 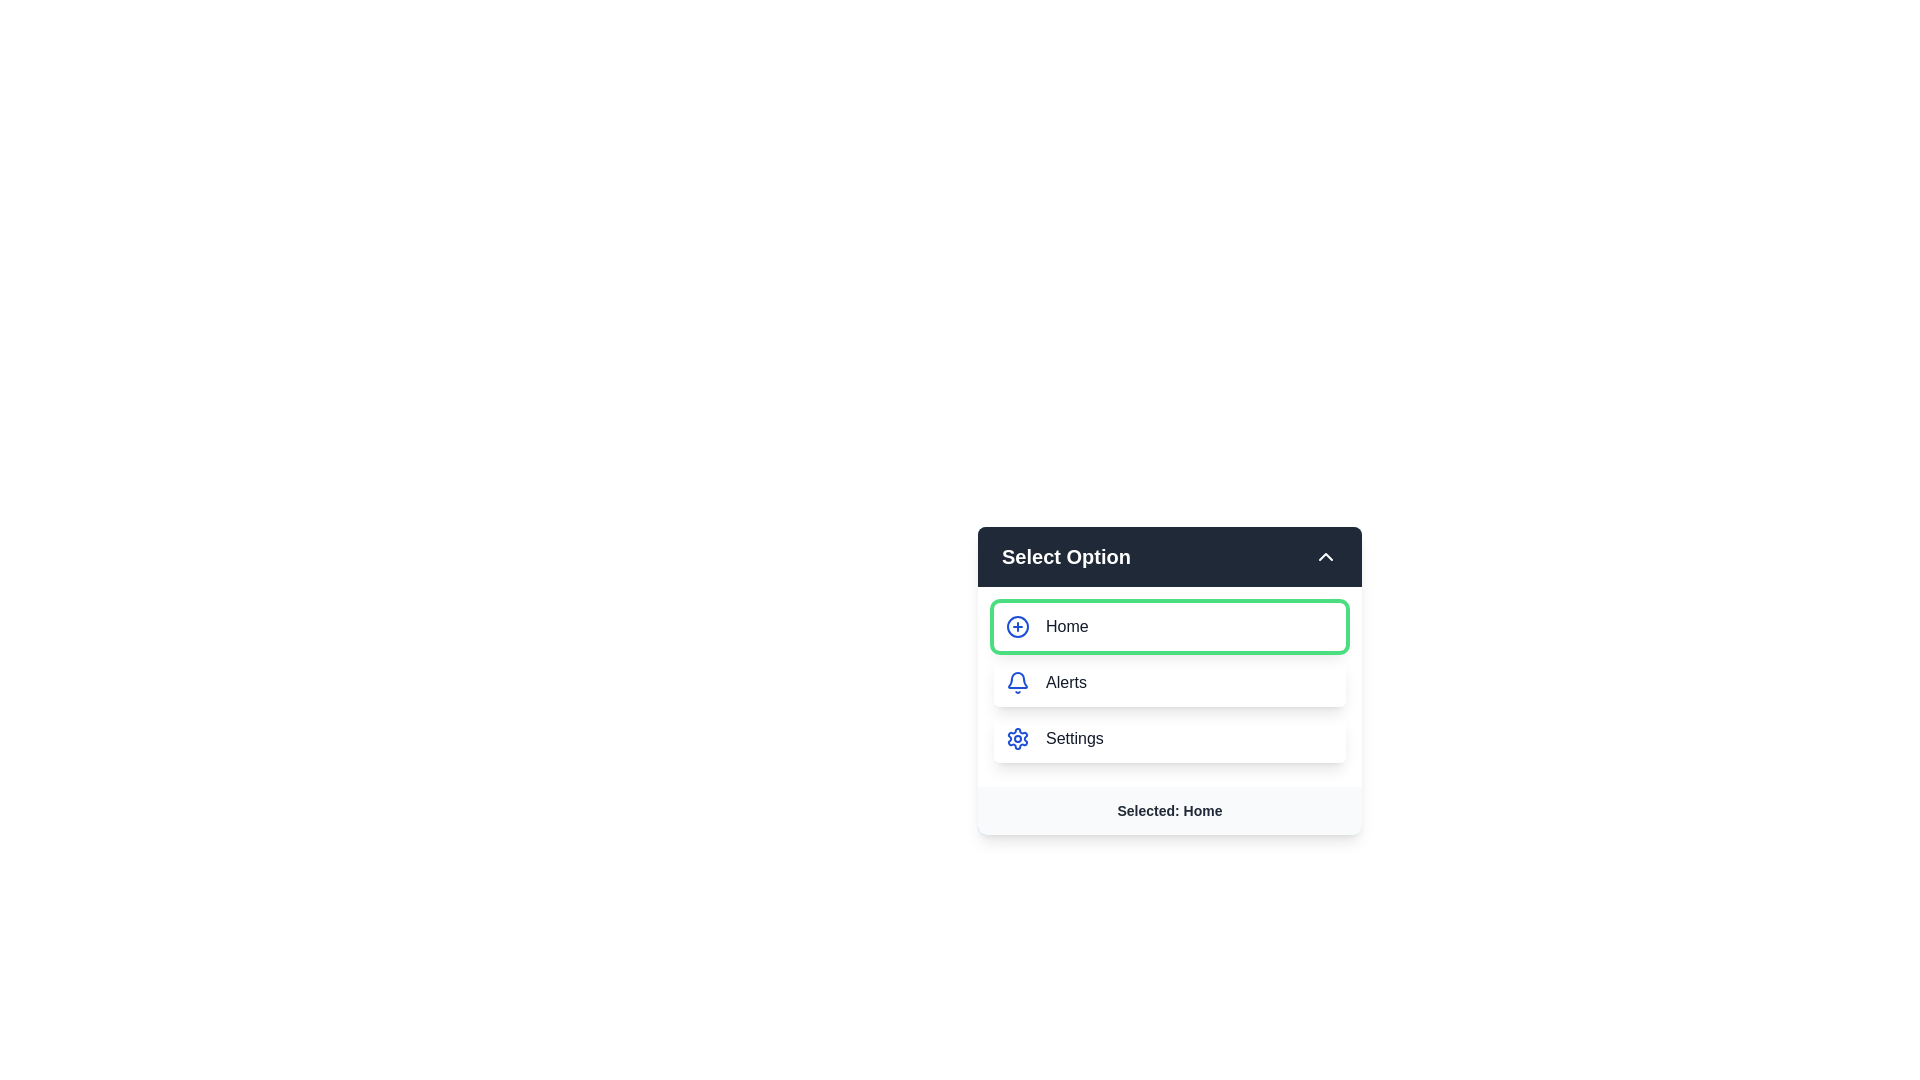 I want to click on the upward-facing chevron icon located at the top-right corner of the 'Select Option' section, so click(x=1325, y=556).